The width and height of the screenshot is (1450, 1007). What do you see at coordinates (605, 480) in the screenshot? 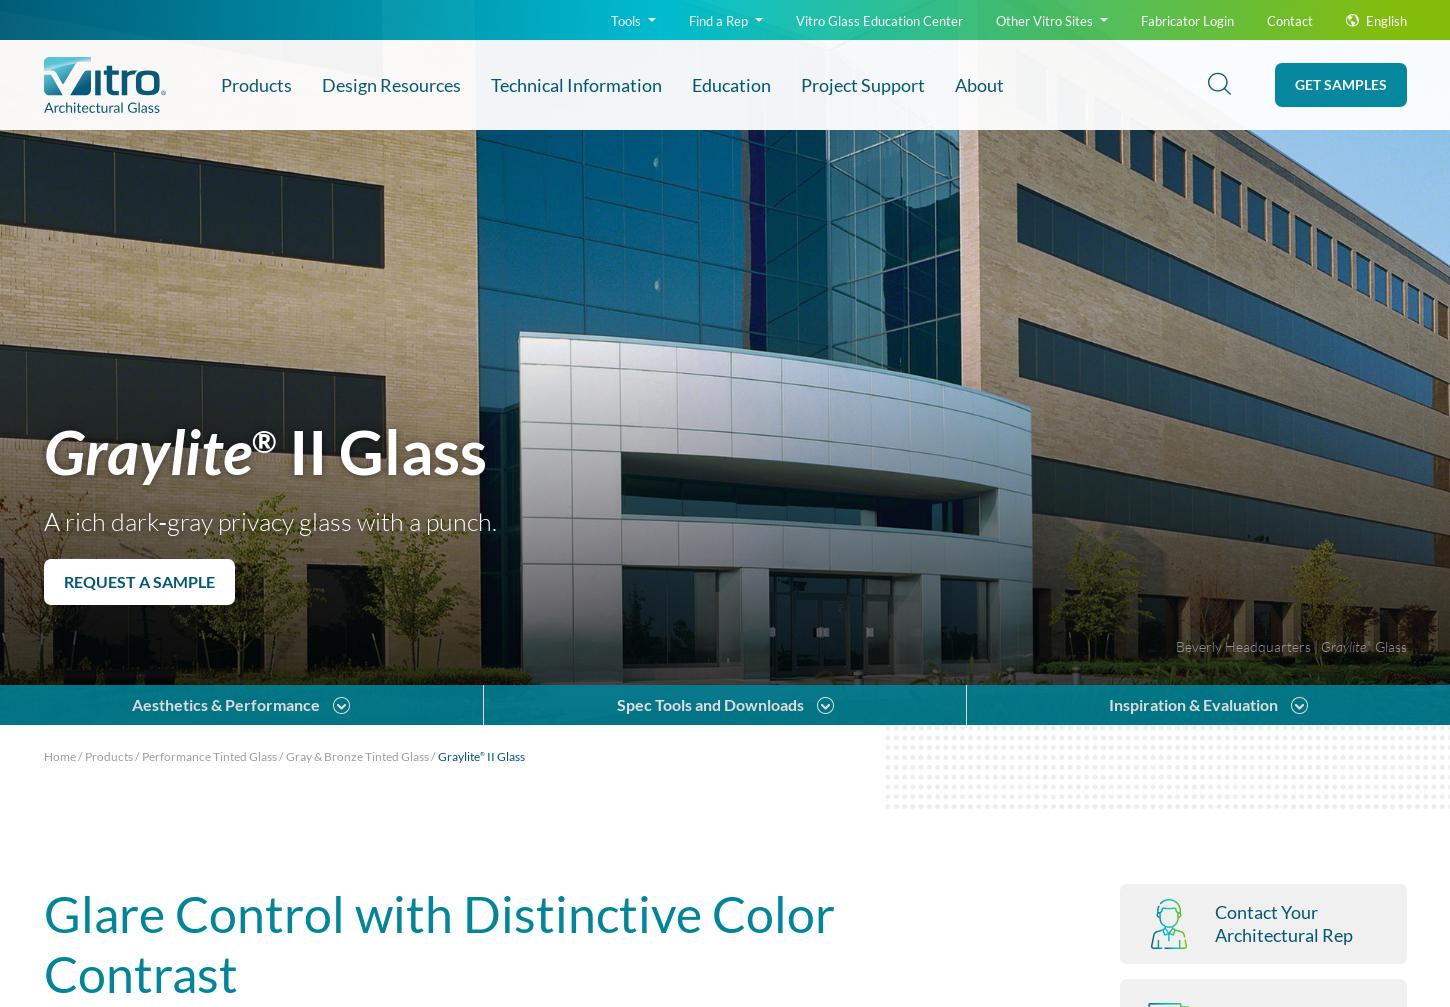
I see `'Long-Form Specification'` at bounding box center [605, 480].